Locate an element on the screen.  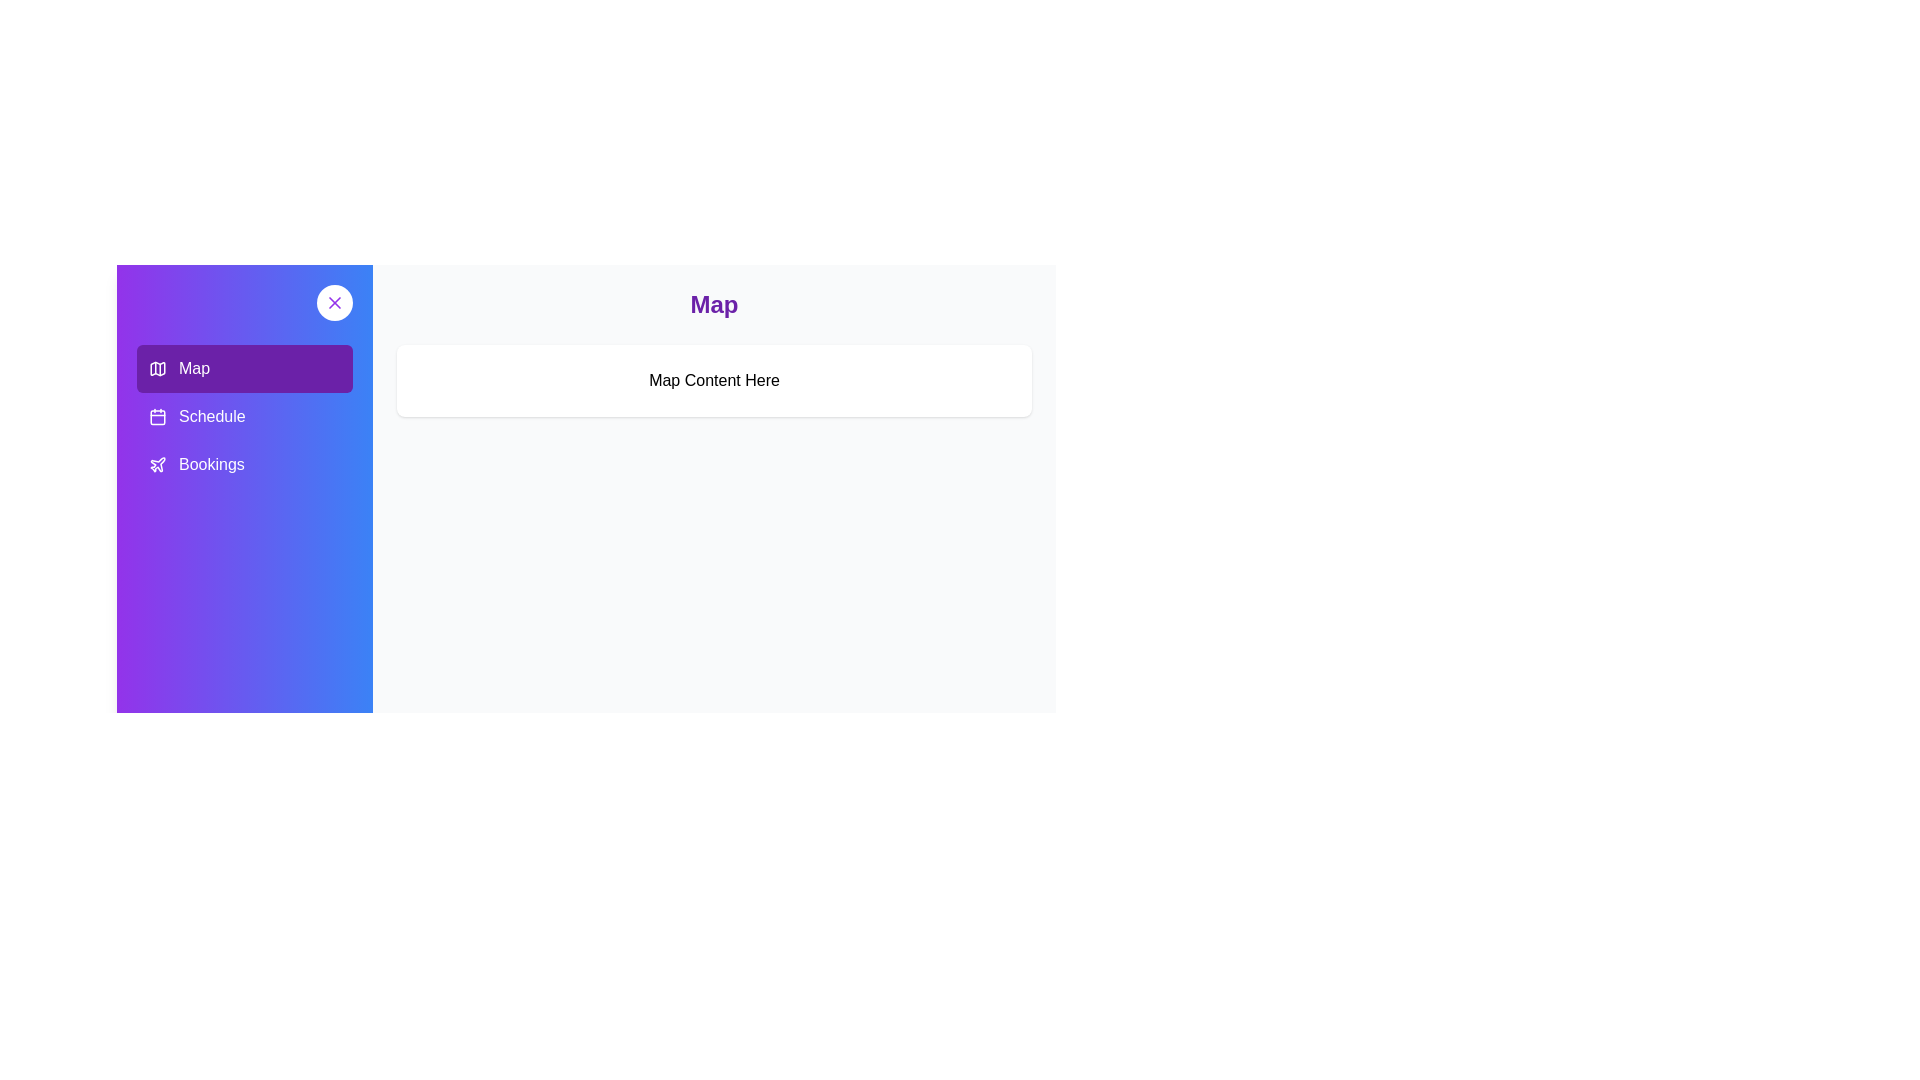
button at the top-right corner of the sidebar to toggle its visibility is located at coordinates (335, 303).